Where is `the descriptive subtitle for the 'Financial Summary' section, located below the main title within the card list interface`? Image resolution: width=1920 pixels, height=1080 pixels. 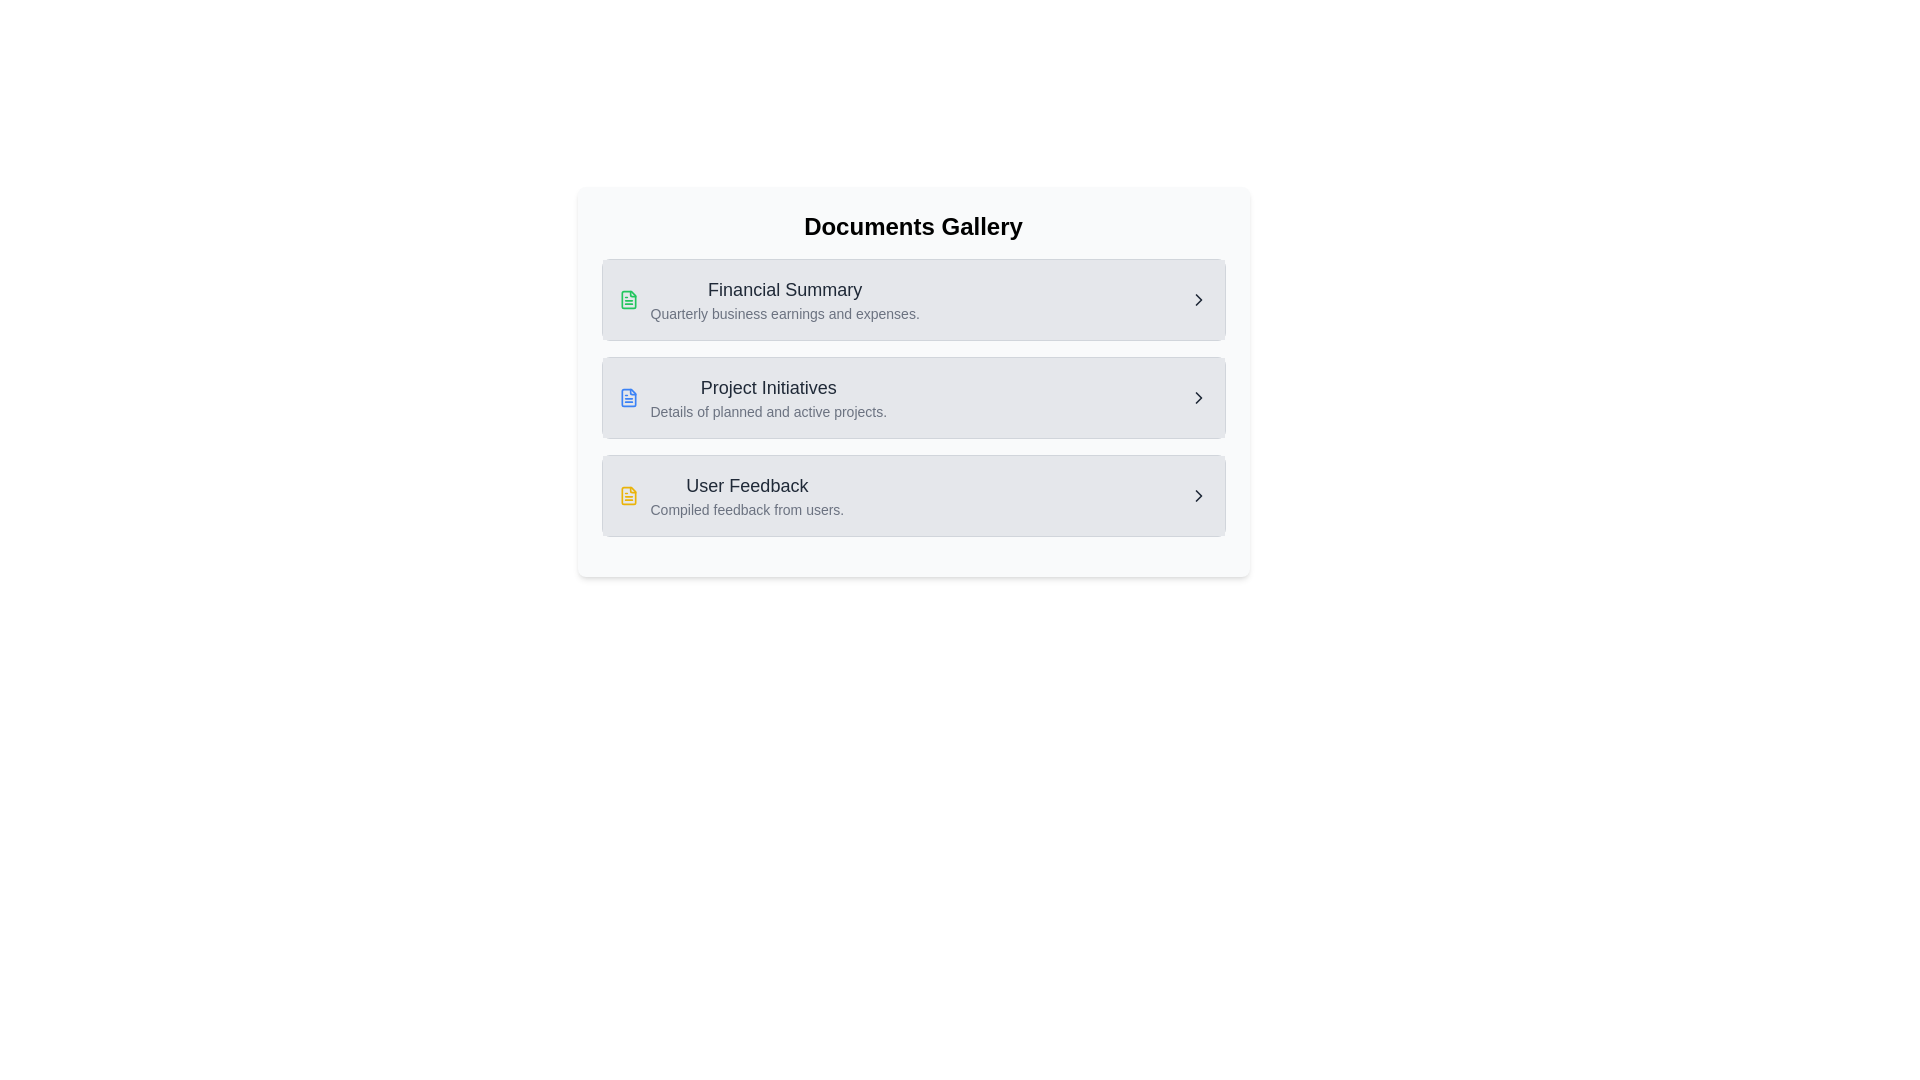
the descriptive subtitle for the 'Financial Summary' section, located below the main title within the card list interface is located at coordinates (784, 313).